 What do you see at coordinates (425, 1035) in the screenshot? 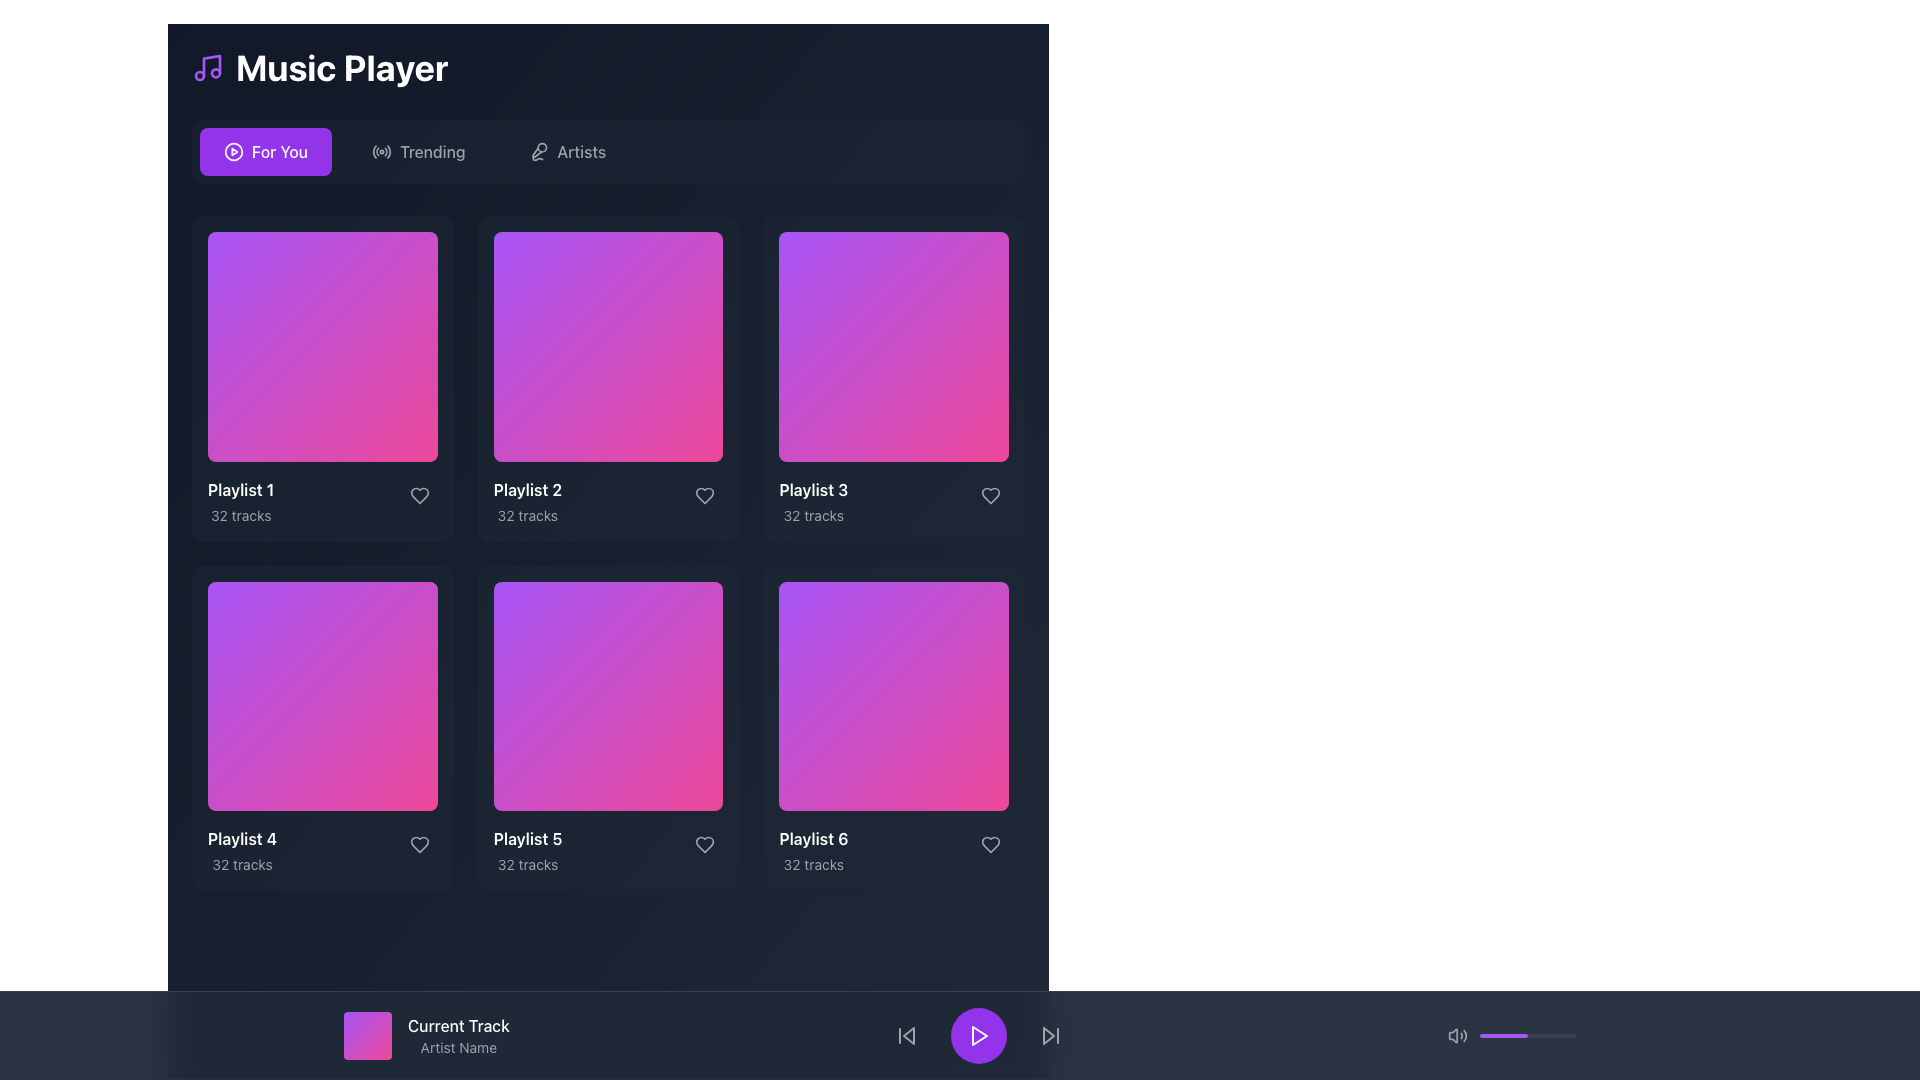
I see `the informational display that shows the song's cover art and track details, including the title 'Current Track' and artist name, located at the bottom left of the playback controls` at bounding box center [425, 1035].